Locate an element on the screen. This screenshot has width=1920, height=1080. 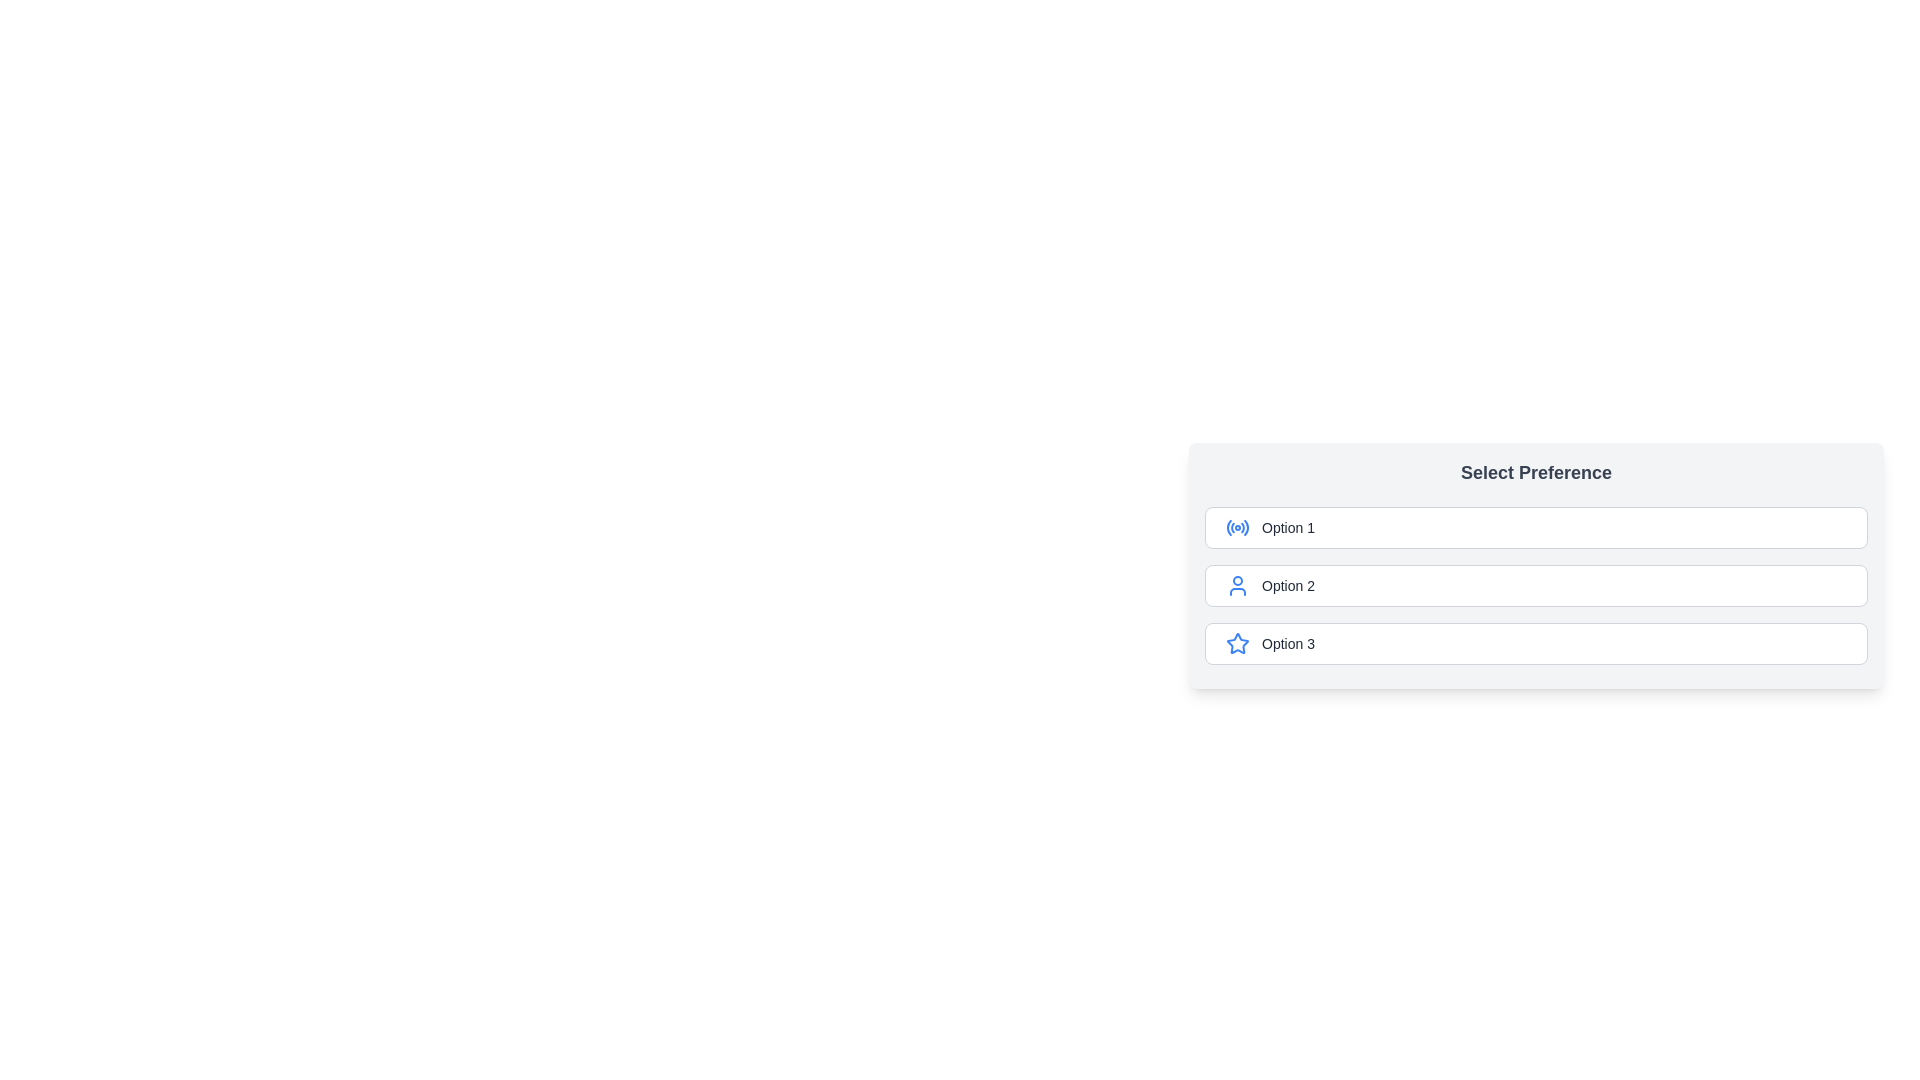
the second selectable list item (radio button option) labeled 'Option 2' in the 'Select Preference' group is located at coordinates (1535, 585).